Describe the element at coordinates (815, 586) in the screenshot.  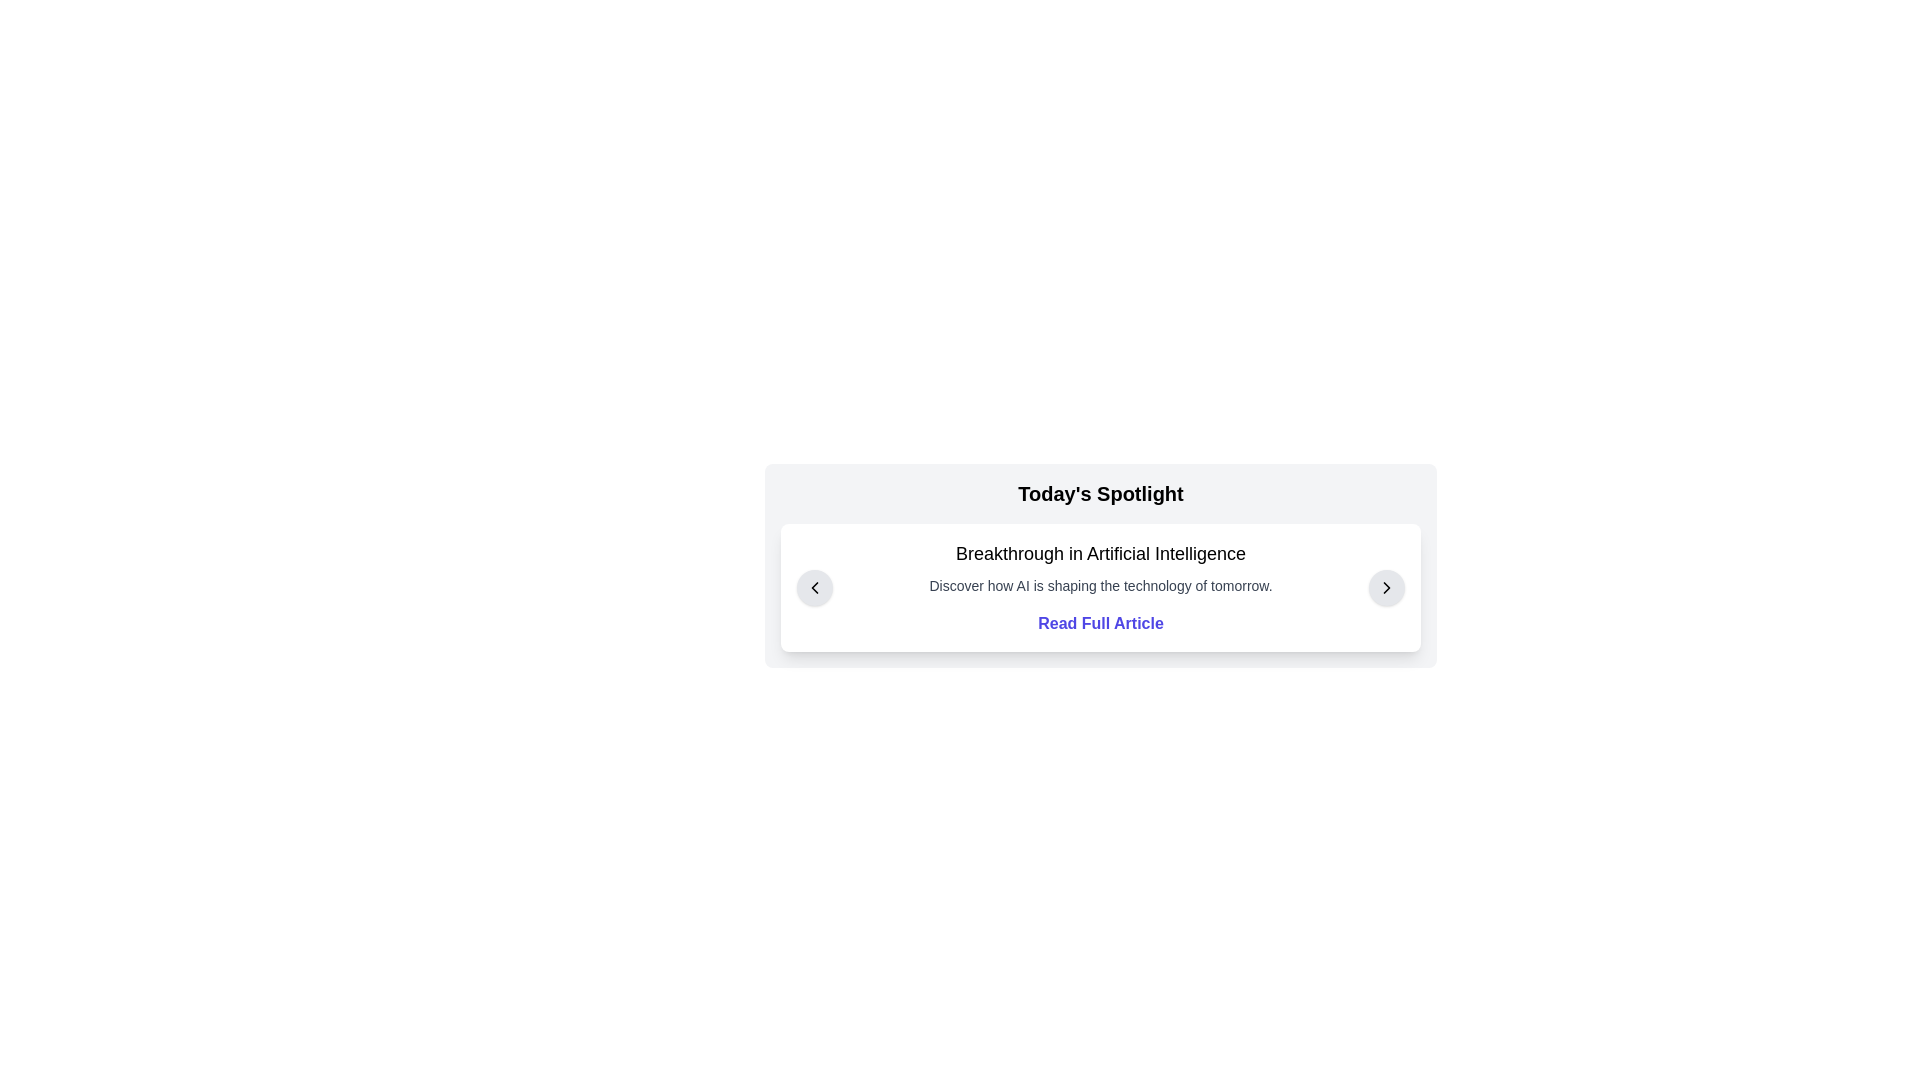
I see `the 'Chevron Left' navigation arrow icon` at that location.